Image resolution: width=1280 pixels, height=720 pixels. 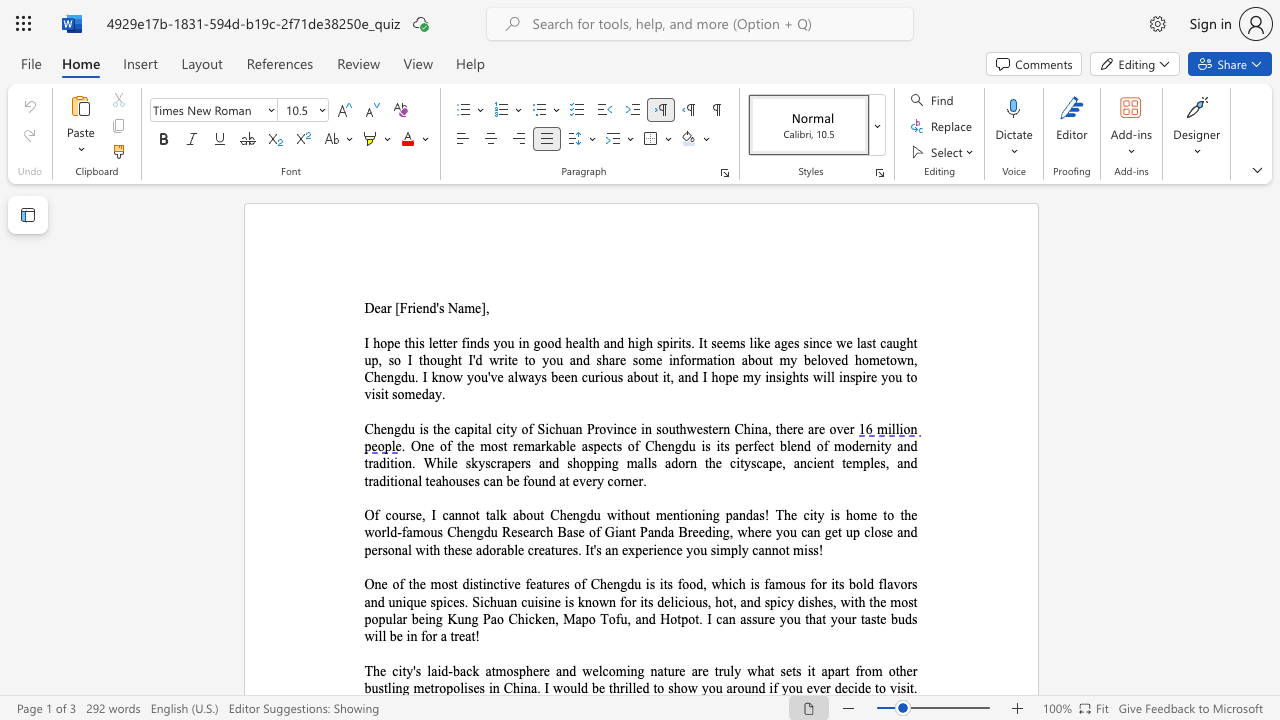 I want to click on the subset text "ngdu without mentioning pandas! The city is home to the world-famous Chengdu Res" within the text "Of course, I cannot talk about Chengdu without mentioning pandas! The city is home to the world-famous Chengdu Research Base of Giant Panda Breeding, where you can get up close and personal with these adorable creatures.", so click(x=571, y=514).